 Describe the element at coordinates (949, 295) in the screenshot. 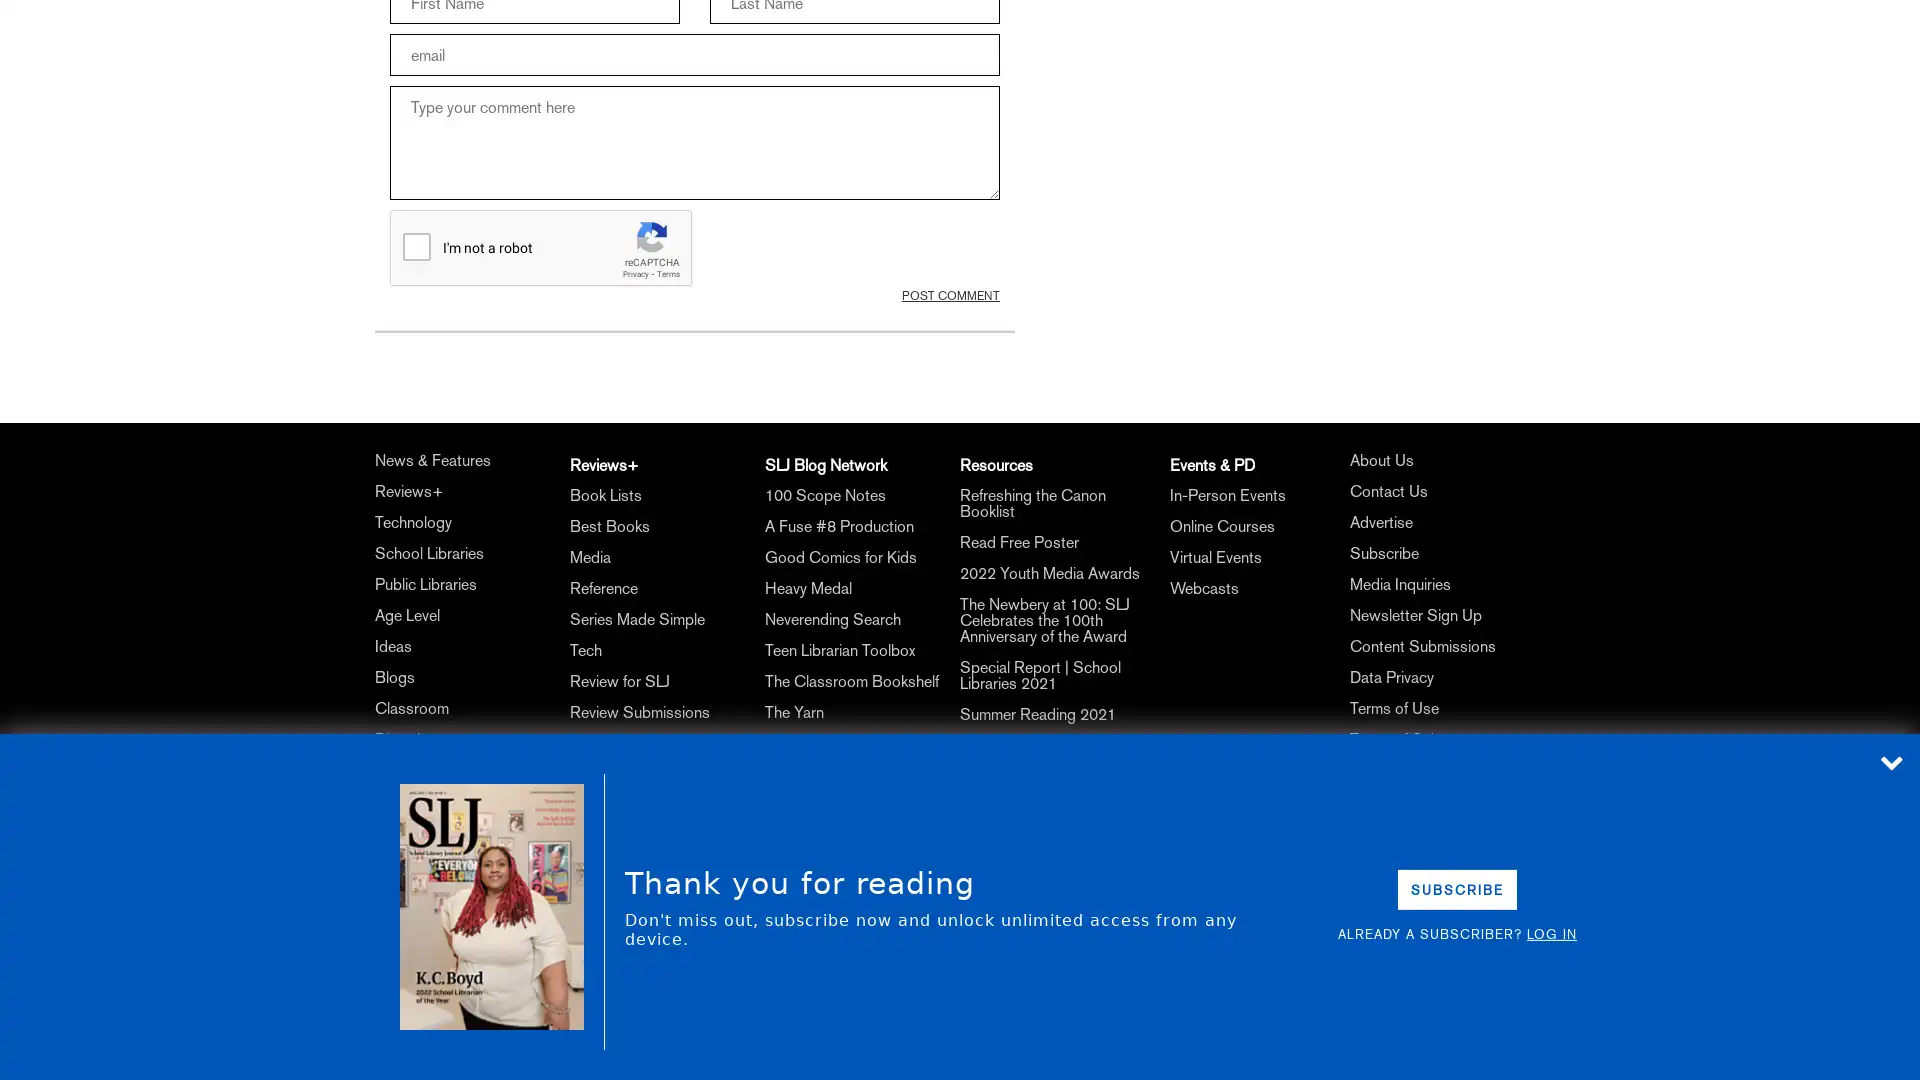

I see `POST COMMENT` at that location.